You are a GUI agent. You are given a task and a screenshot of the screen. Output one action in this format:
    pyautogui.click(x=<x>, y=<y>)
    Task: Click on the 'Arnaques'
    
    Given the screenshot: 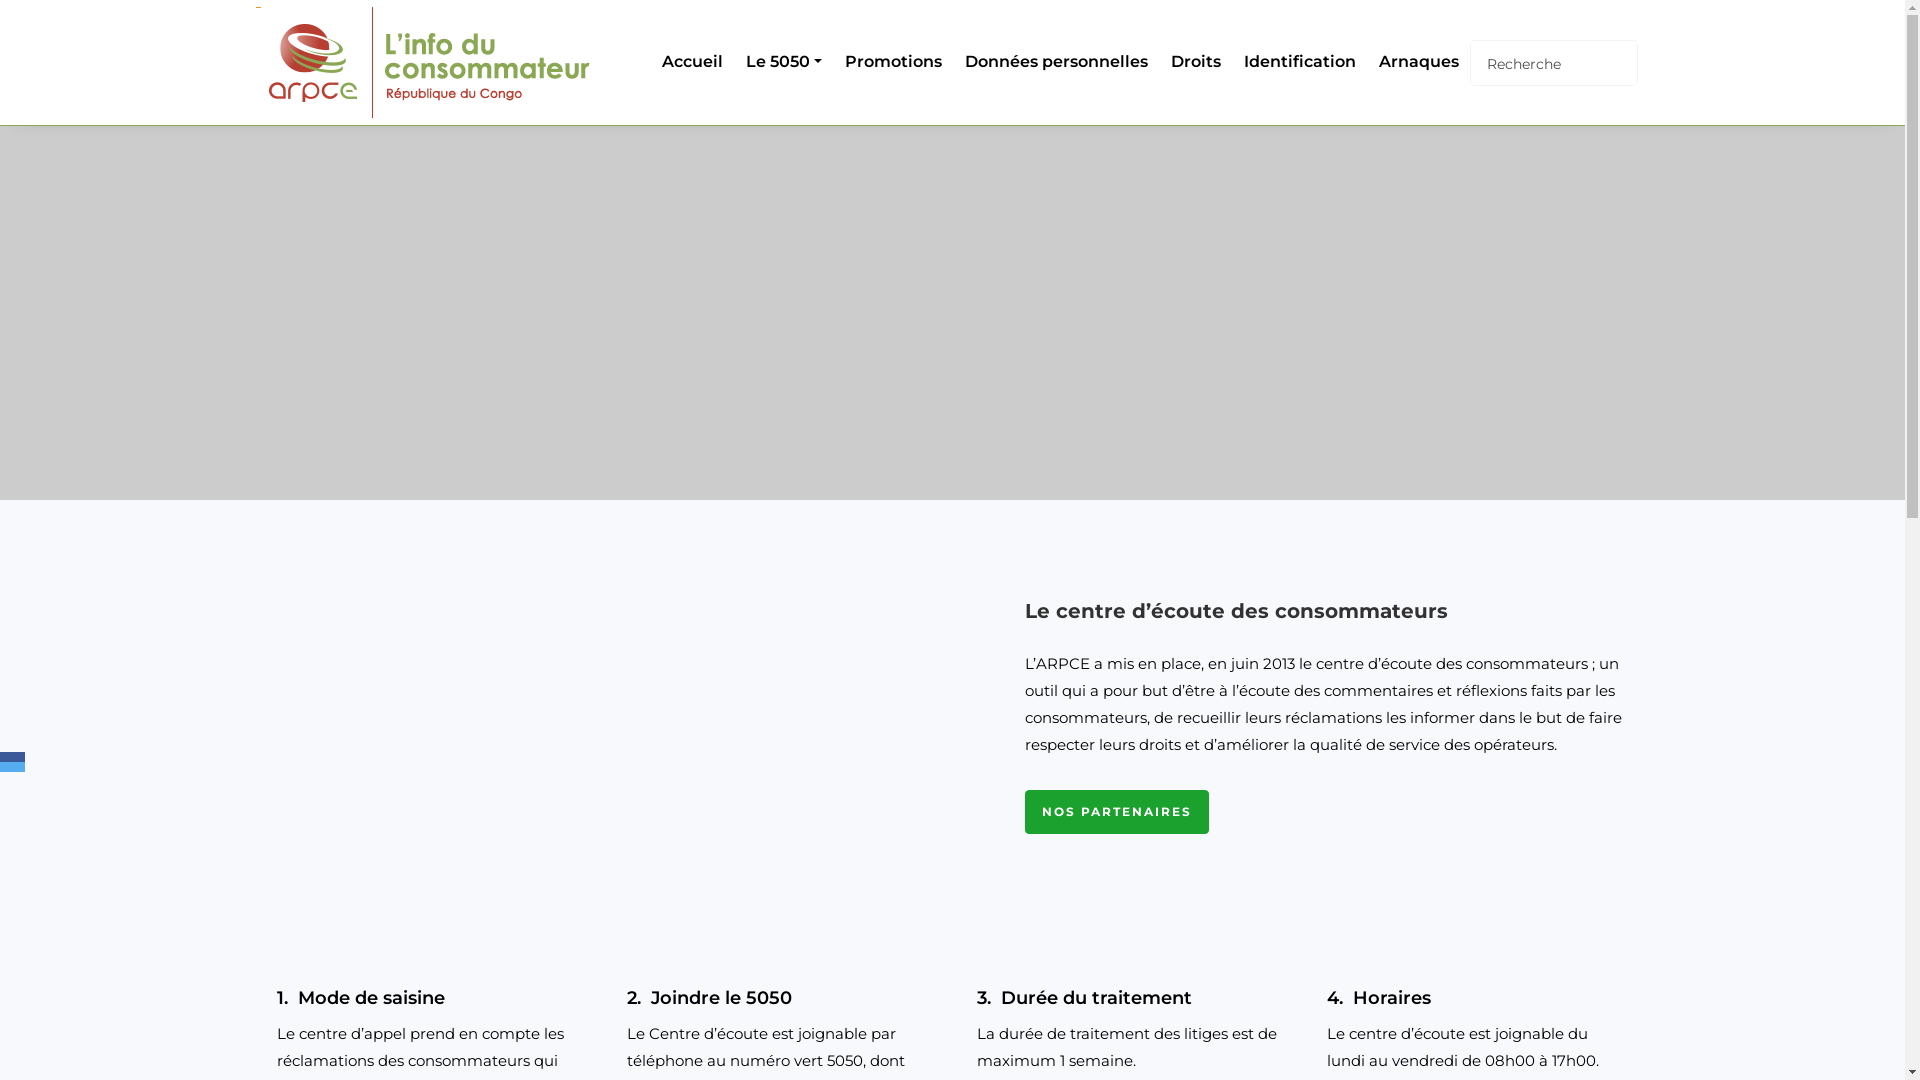 What is the action you would take?
    pyautogui.click(x=1362, y=61)
    